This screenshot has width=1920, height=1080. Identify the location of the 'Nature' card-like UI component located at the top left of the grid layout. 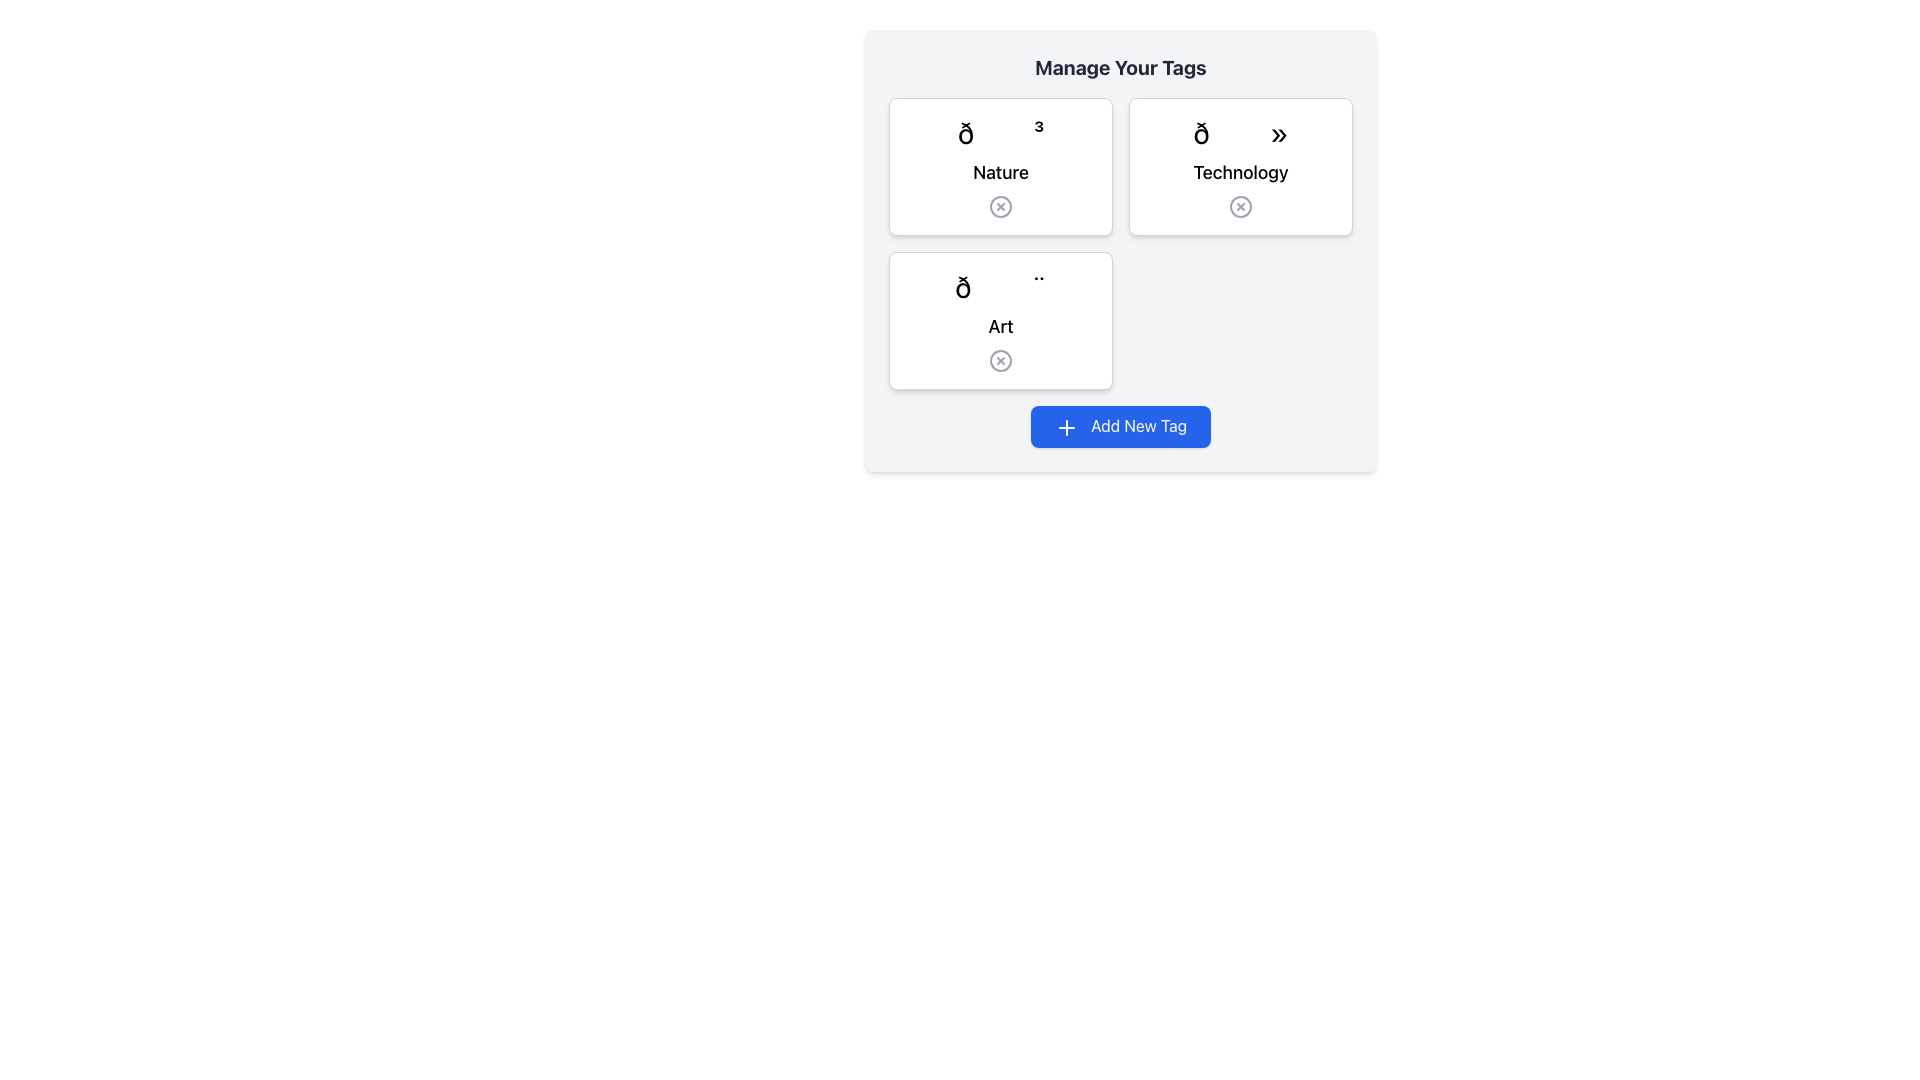
(1001, 165).